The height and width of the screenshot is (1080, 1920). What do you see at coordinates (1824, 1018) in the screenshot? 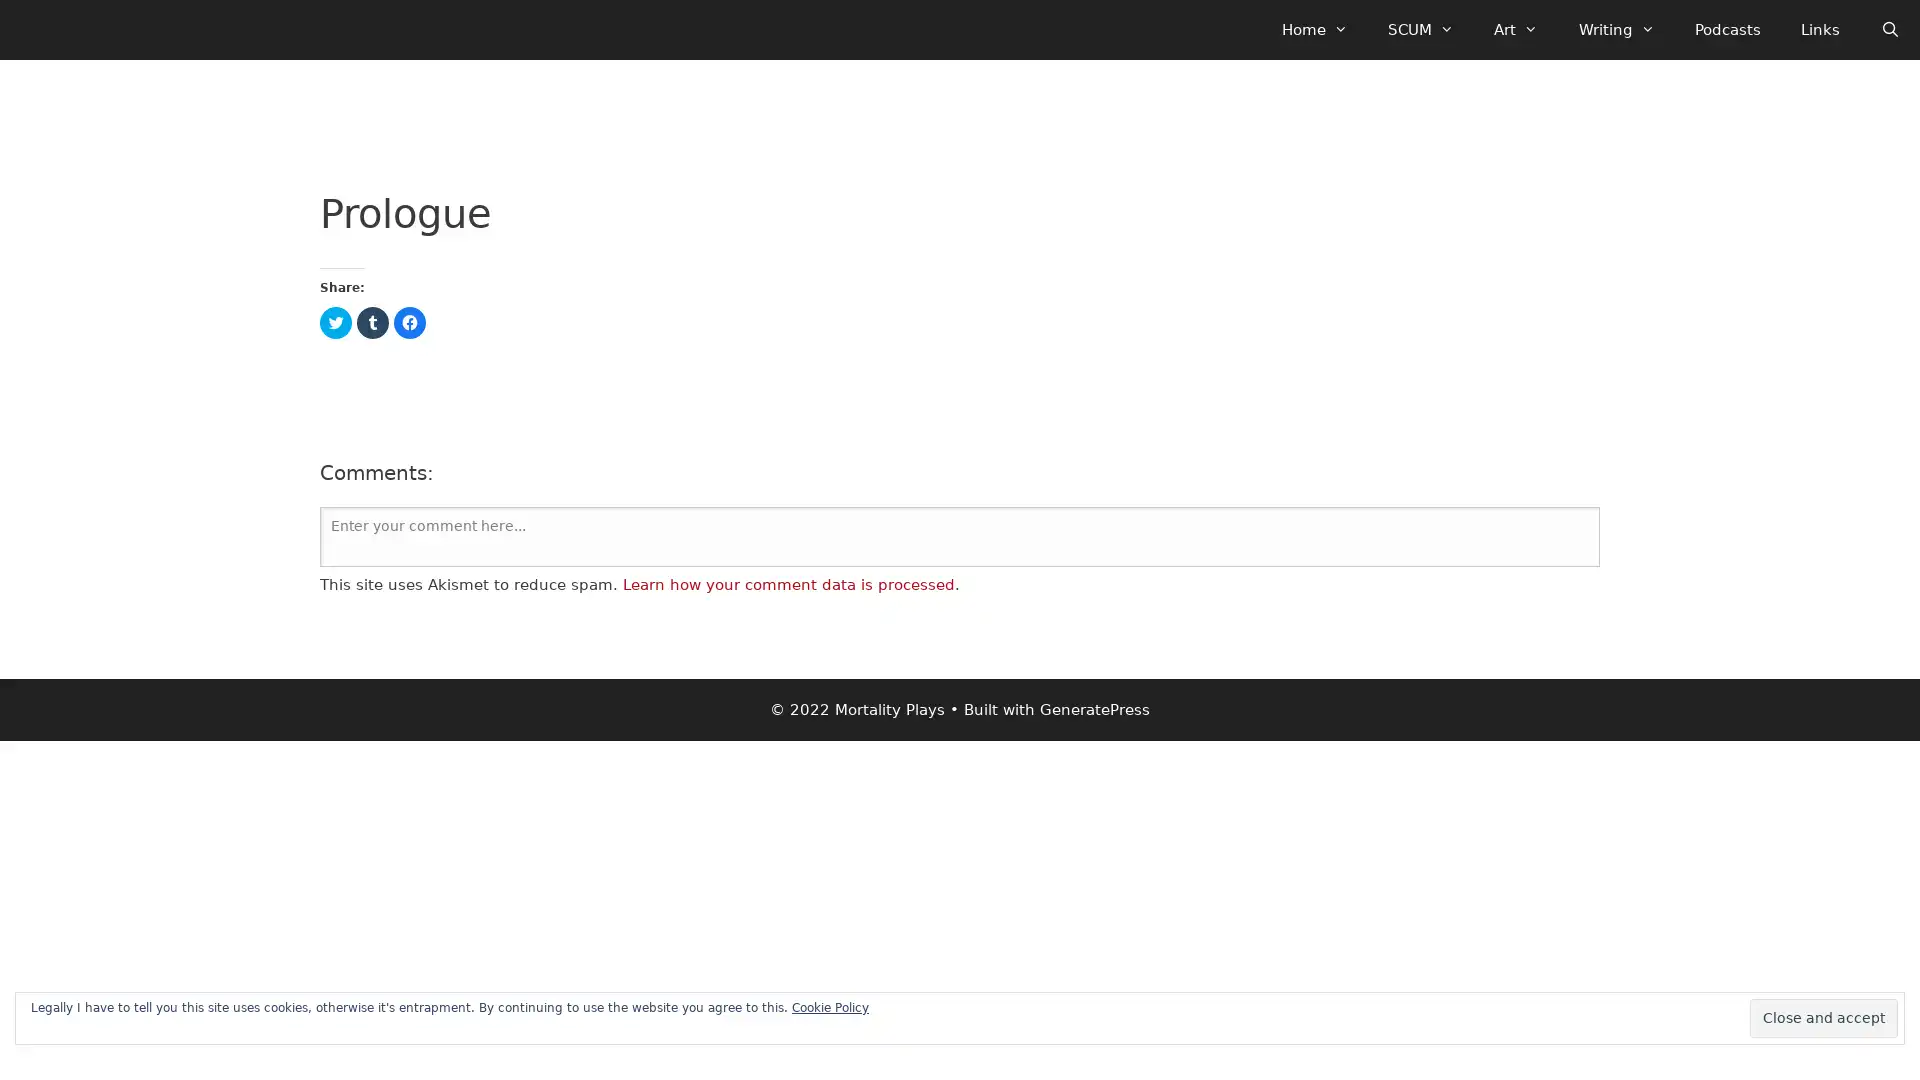
I see `Close and accept` at bounding box center [1824, 1018].